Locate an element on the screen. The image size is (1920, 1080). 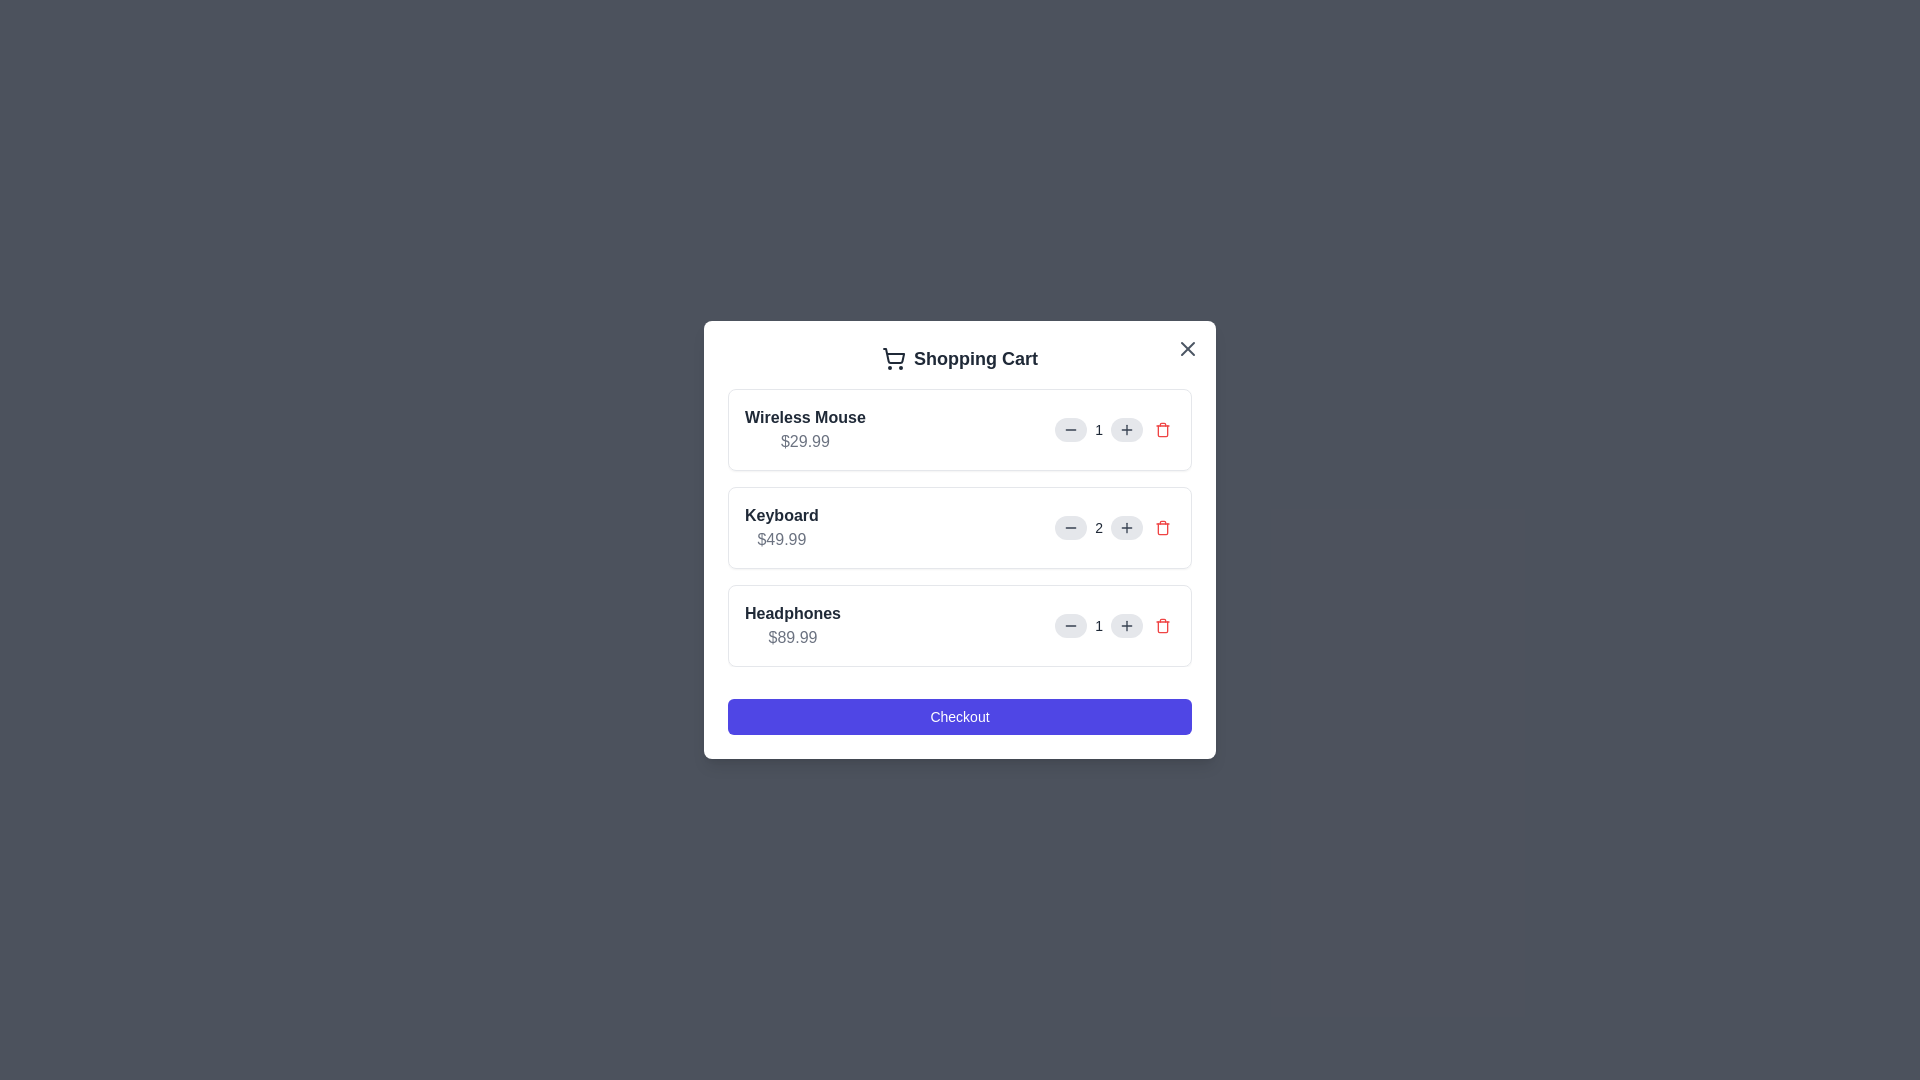
the circular button with a plus icon located in the third entry of the shopping cart list for the 'Headphones' item is located at coordinates (1127, 624).